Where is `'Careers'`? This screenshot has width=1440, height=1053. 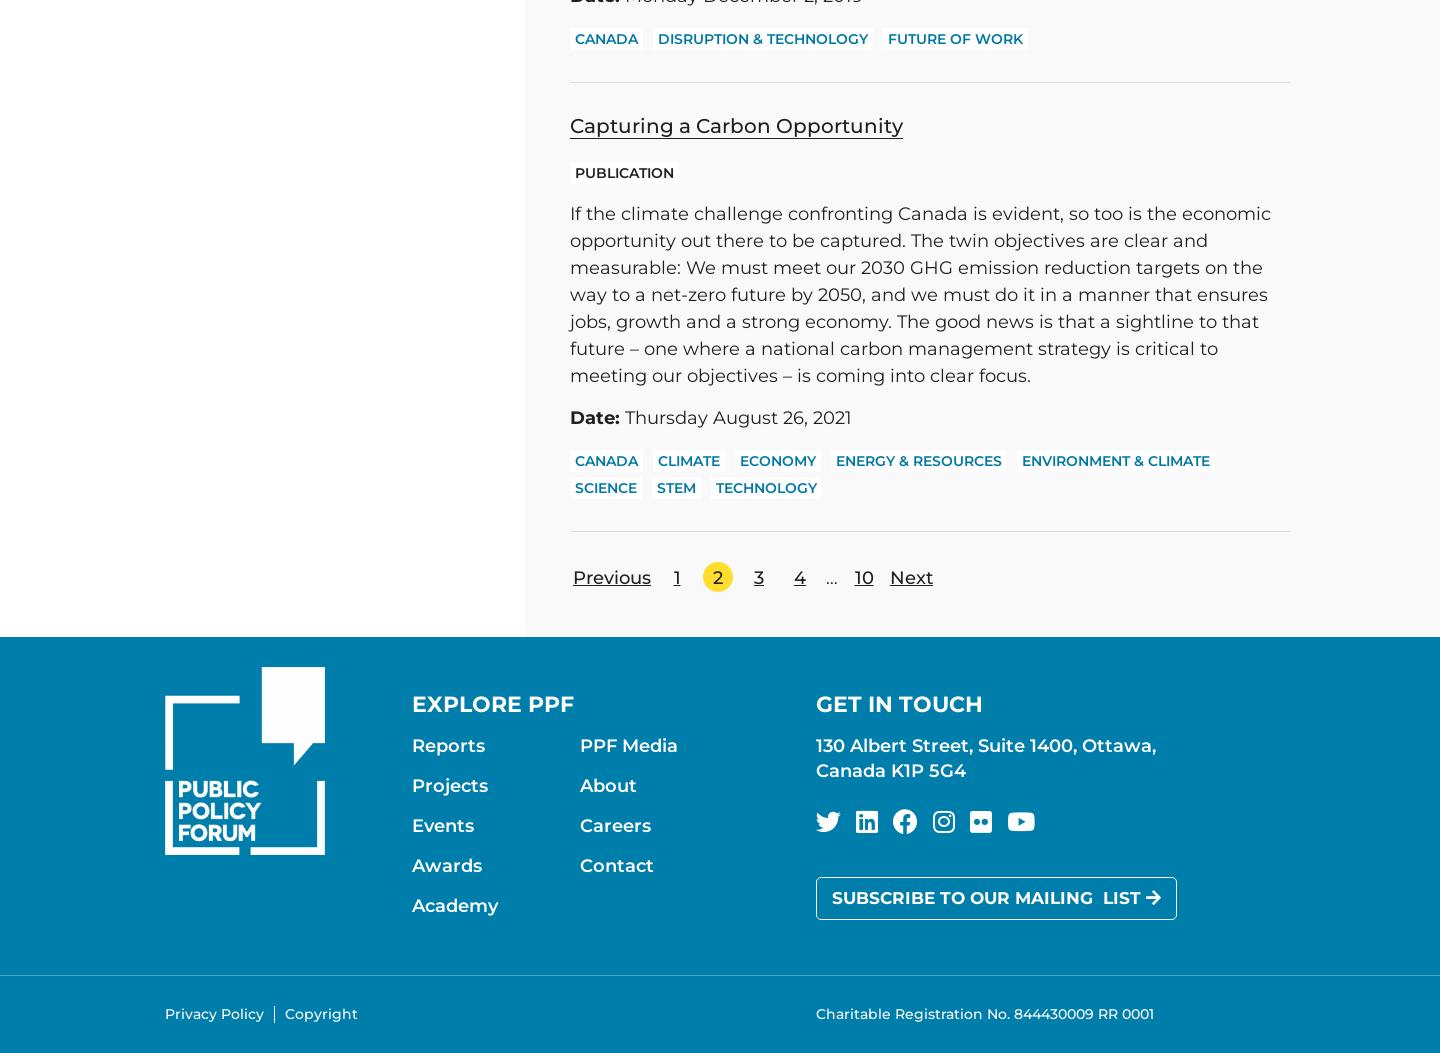 'Careers' is located at coordinates (613, 824).